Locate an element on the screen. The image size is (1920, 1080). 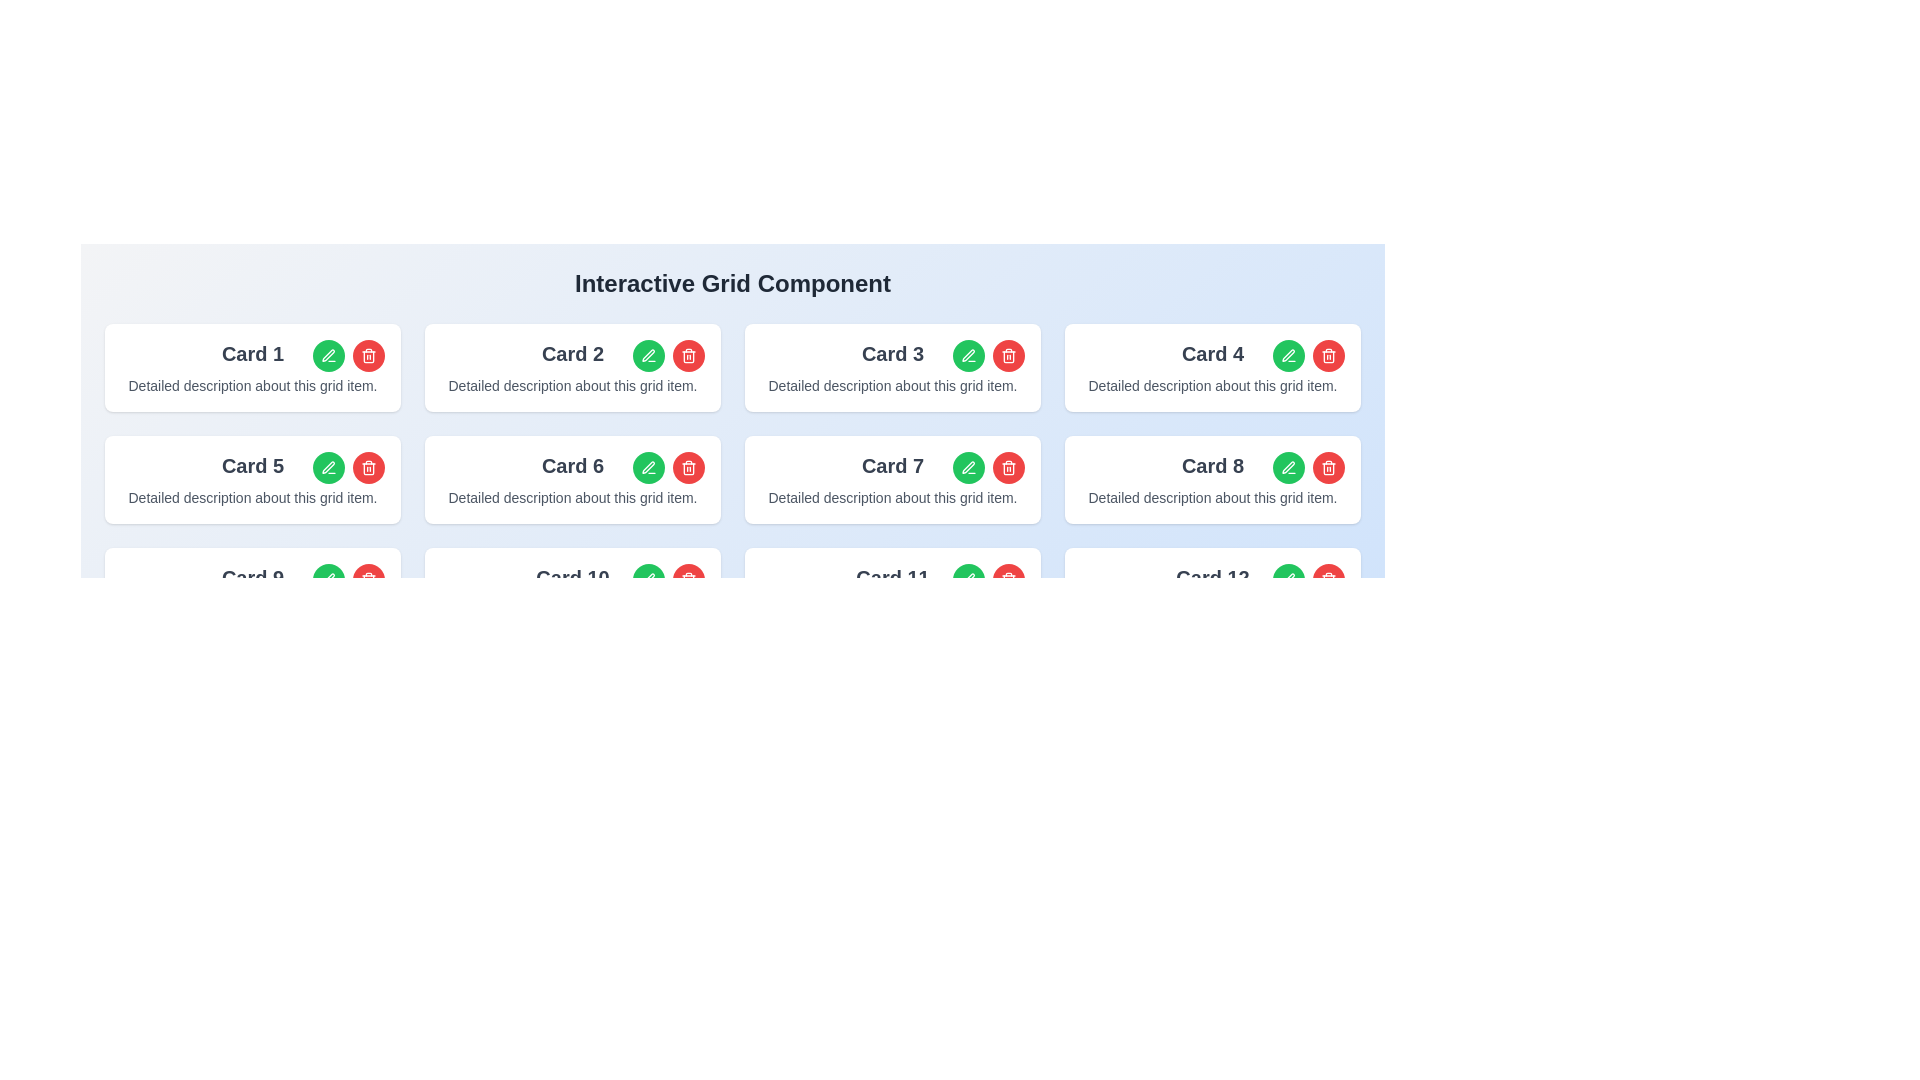
the red outlined trash bin icon in the top-right corner of 'Card 7' is located at coordinates (1008, 467).